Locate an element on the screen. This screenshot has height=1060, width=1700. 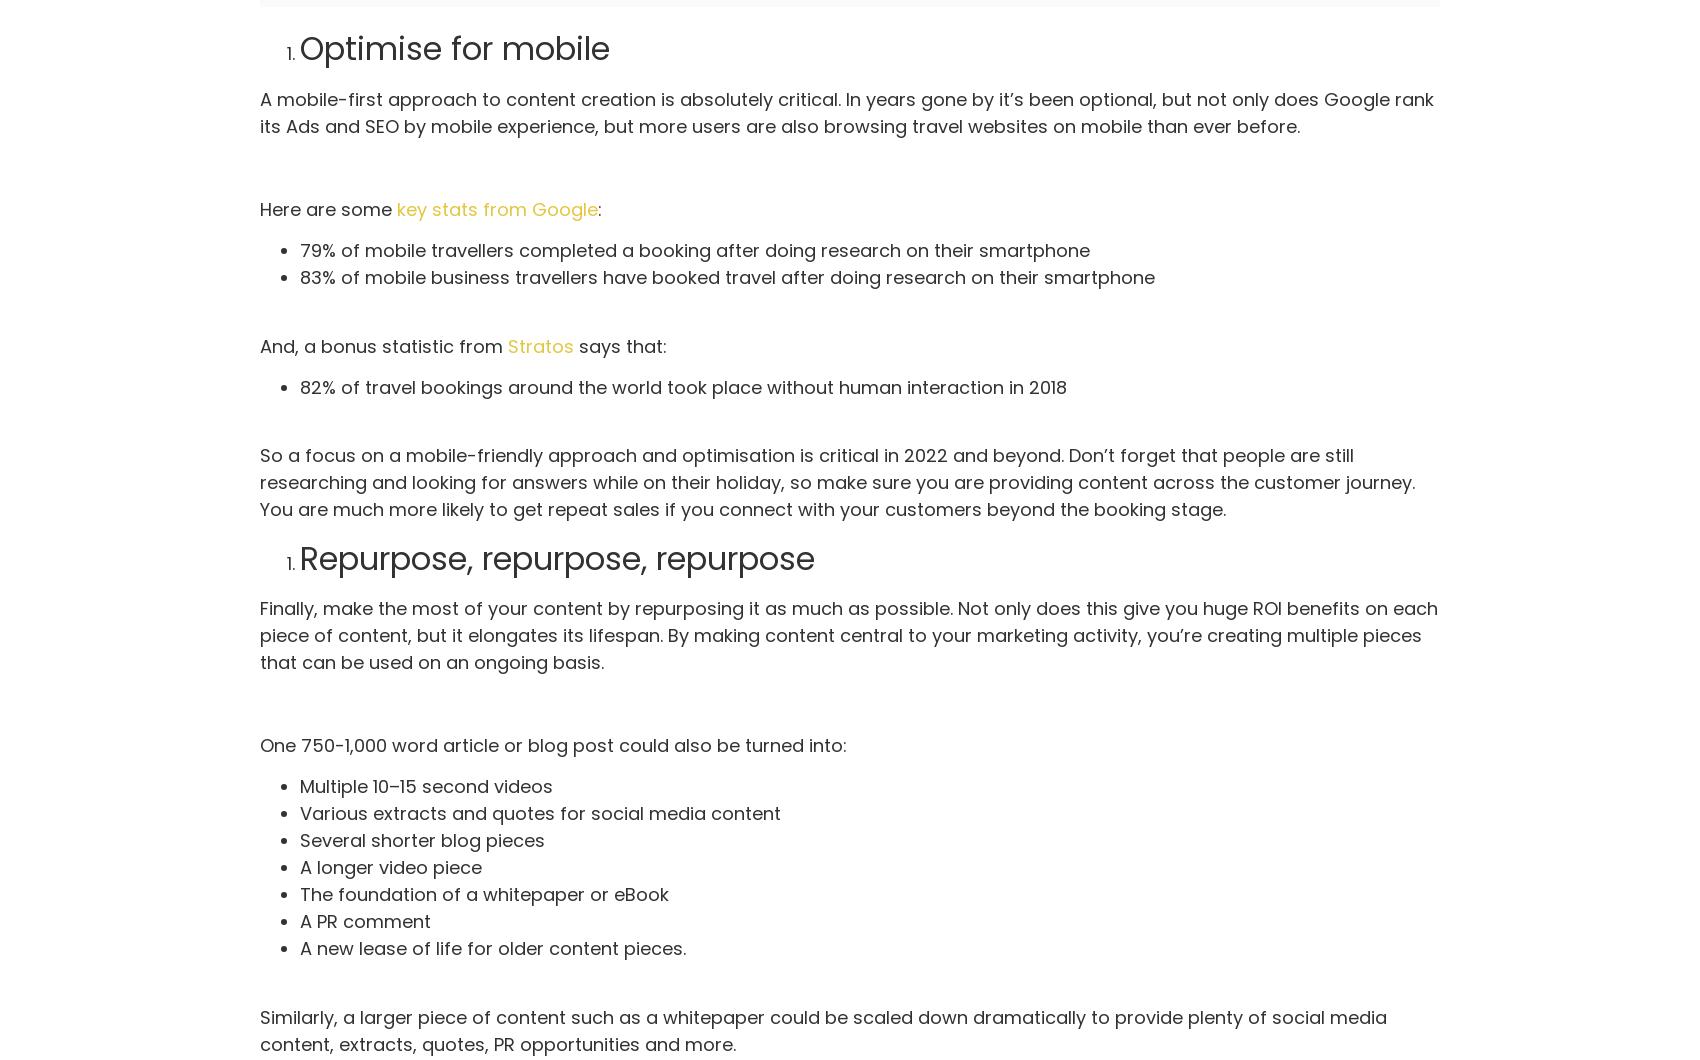
'A mobile-first approach to content creation is absolutely critical. In years gone by it’s been optional, but not only does Google rank its Ads and SEO by mobile experience, but more users are also browsing' is located at coordinates (845, 112).